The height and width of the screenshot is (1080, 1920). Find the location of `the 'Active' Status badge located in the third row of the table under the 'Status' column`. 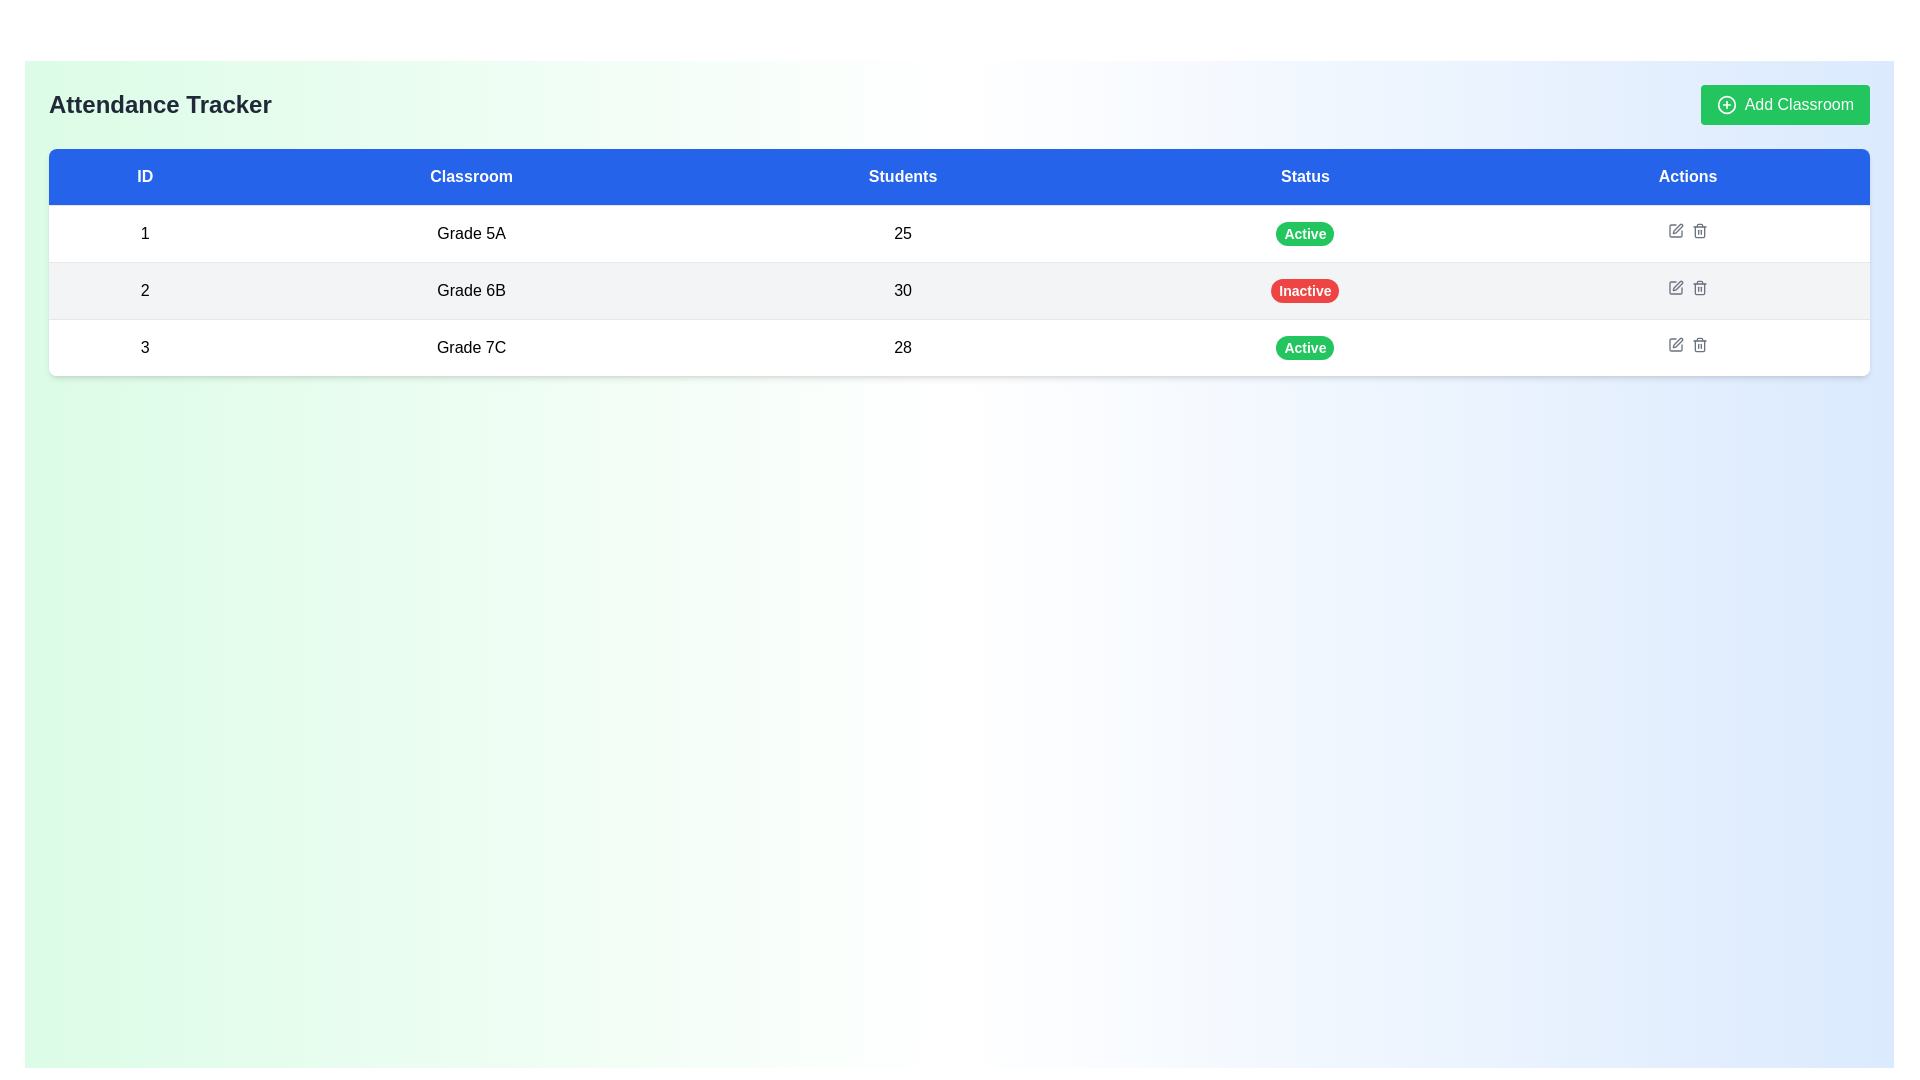

the 'Active' Status badge located in the third row of the table under the 'Status' column is located at coordinates (1305, 346).